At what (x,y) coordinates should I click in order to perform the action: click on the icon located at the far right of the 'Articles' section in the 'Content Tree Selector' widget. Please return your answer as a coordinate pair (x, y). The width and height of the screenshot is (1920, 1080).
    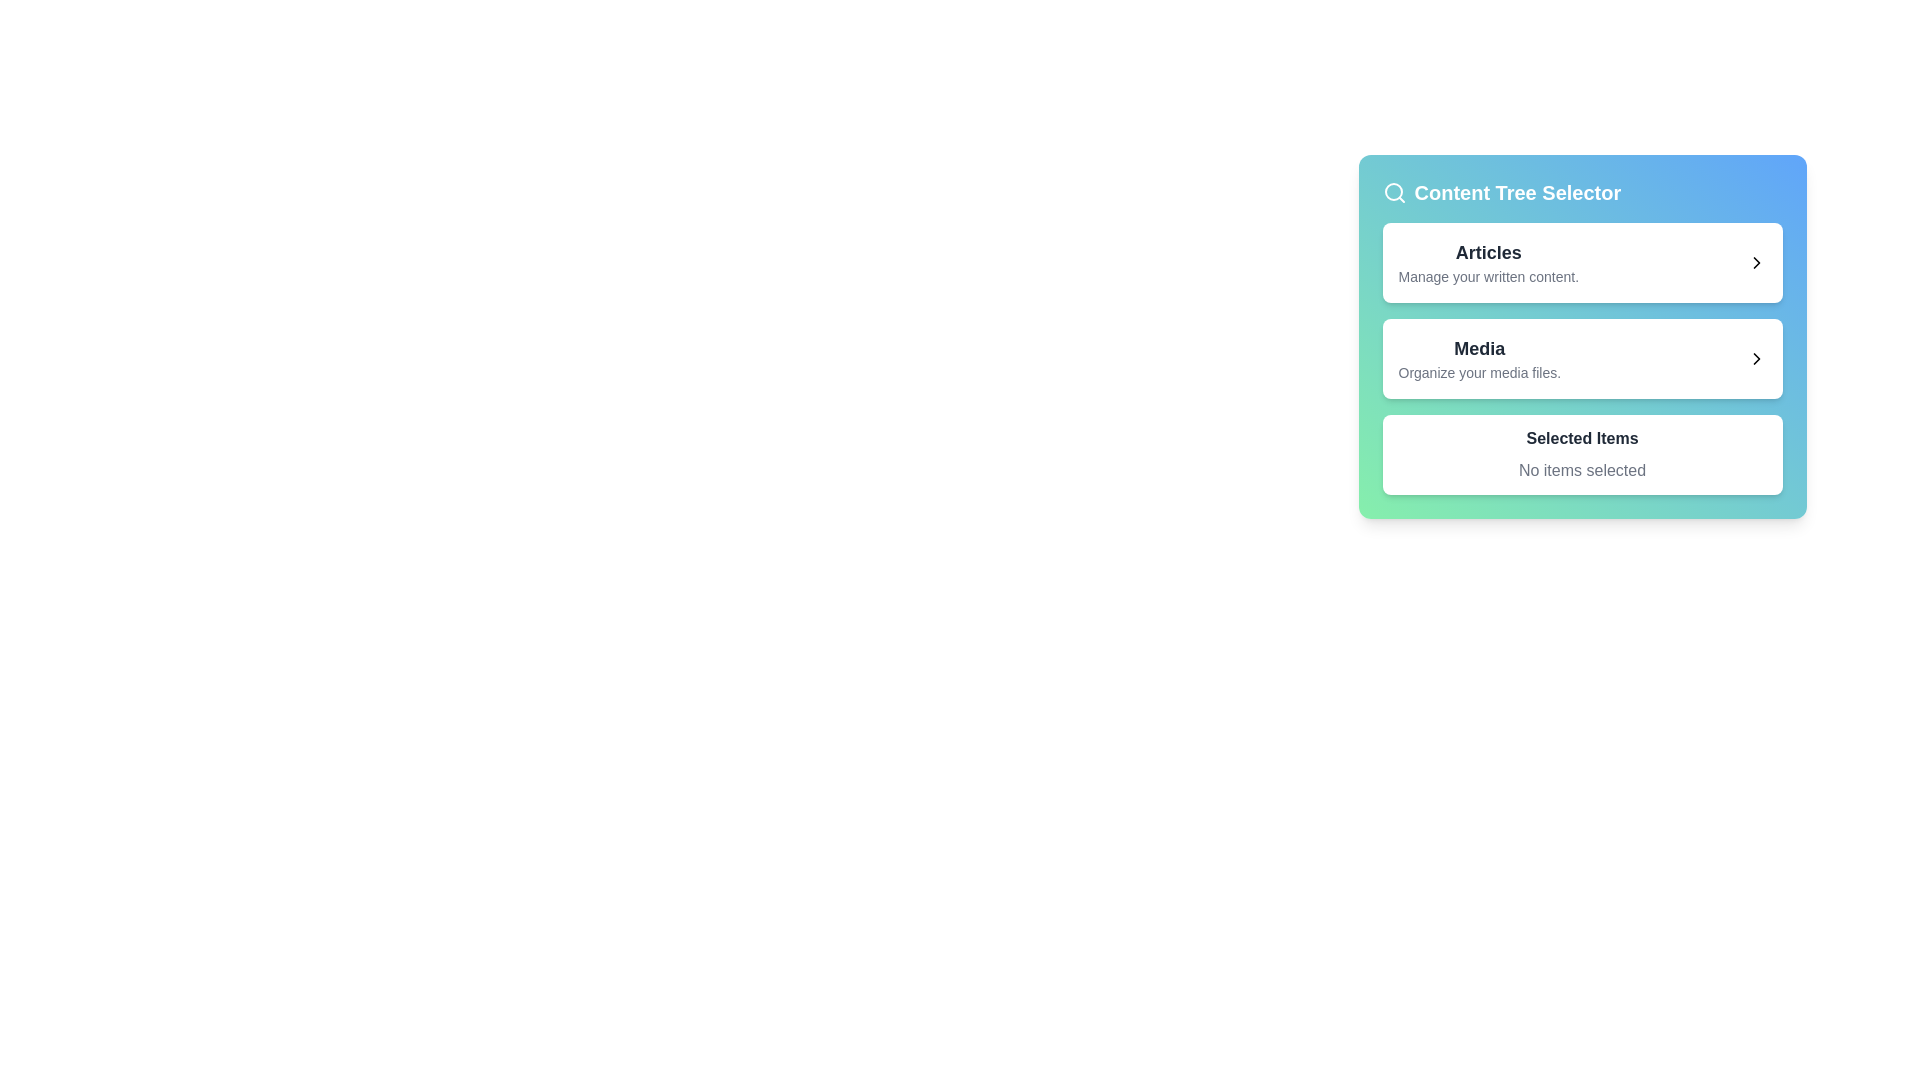
    Looking at the image, I should click on (1755, 261).